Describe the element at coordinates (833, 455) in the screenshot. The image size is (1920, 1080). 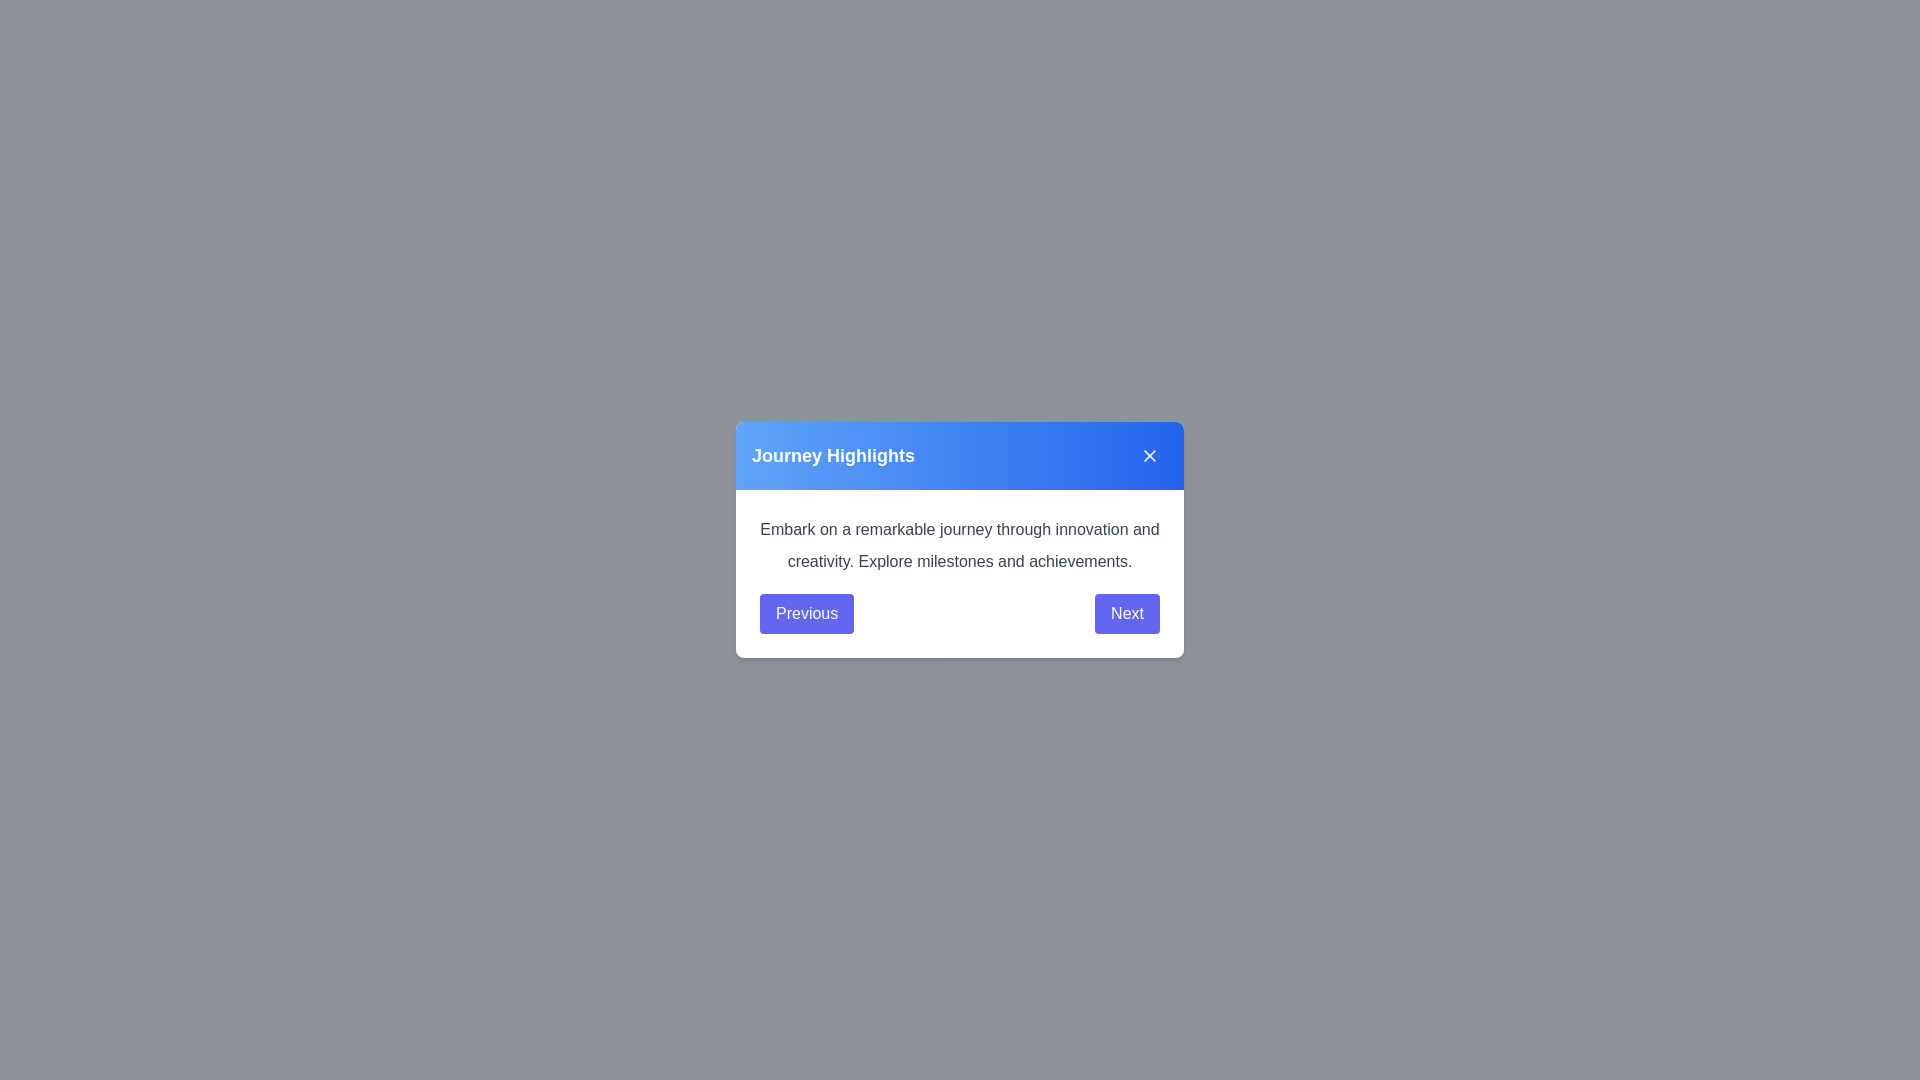
I see `text from the bold 'Journey Highlights' label located in the gradient blue title bar at the top of the modal interface` at that location.